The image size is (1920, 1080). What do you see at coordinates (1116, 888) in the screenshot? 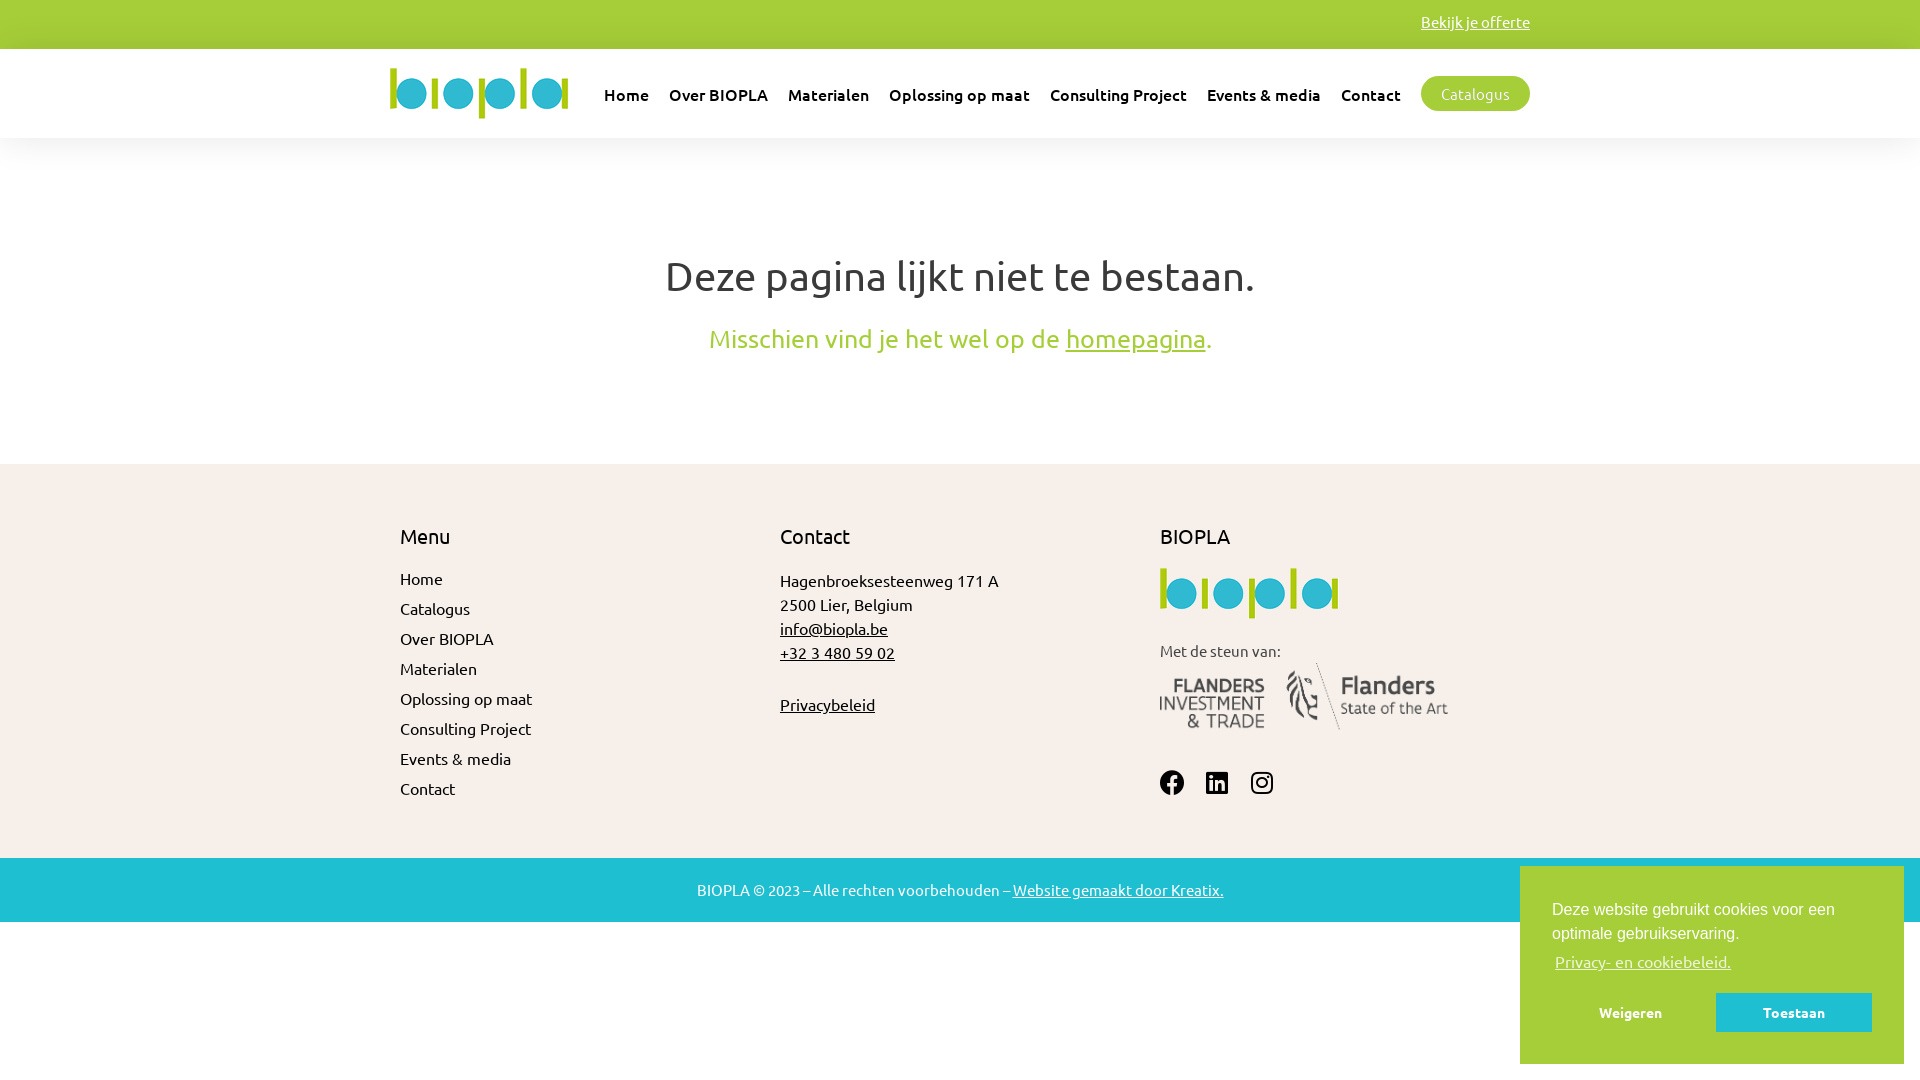
I see `'Website gemaakt door Kreatix.'` at bounding box center [1116, 888].